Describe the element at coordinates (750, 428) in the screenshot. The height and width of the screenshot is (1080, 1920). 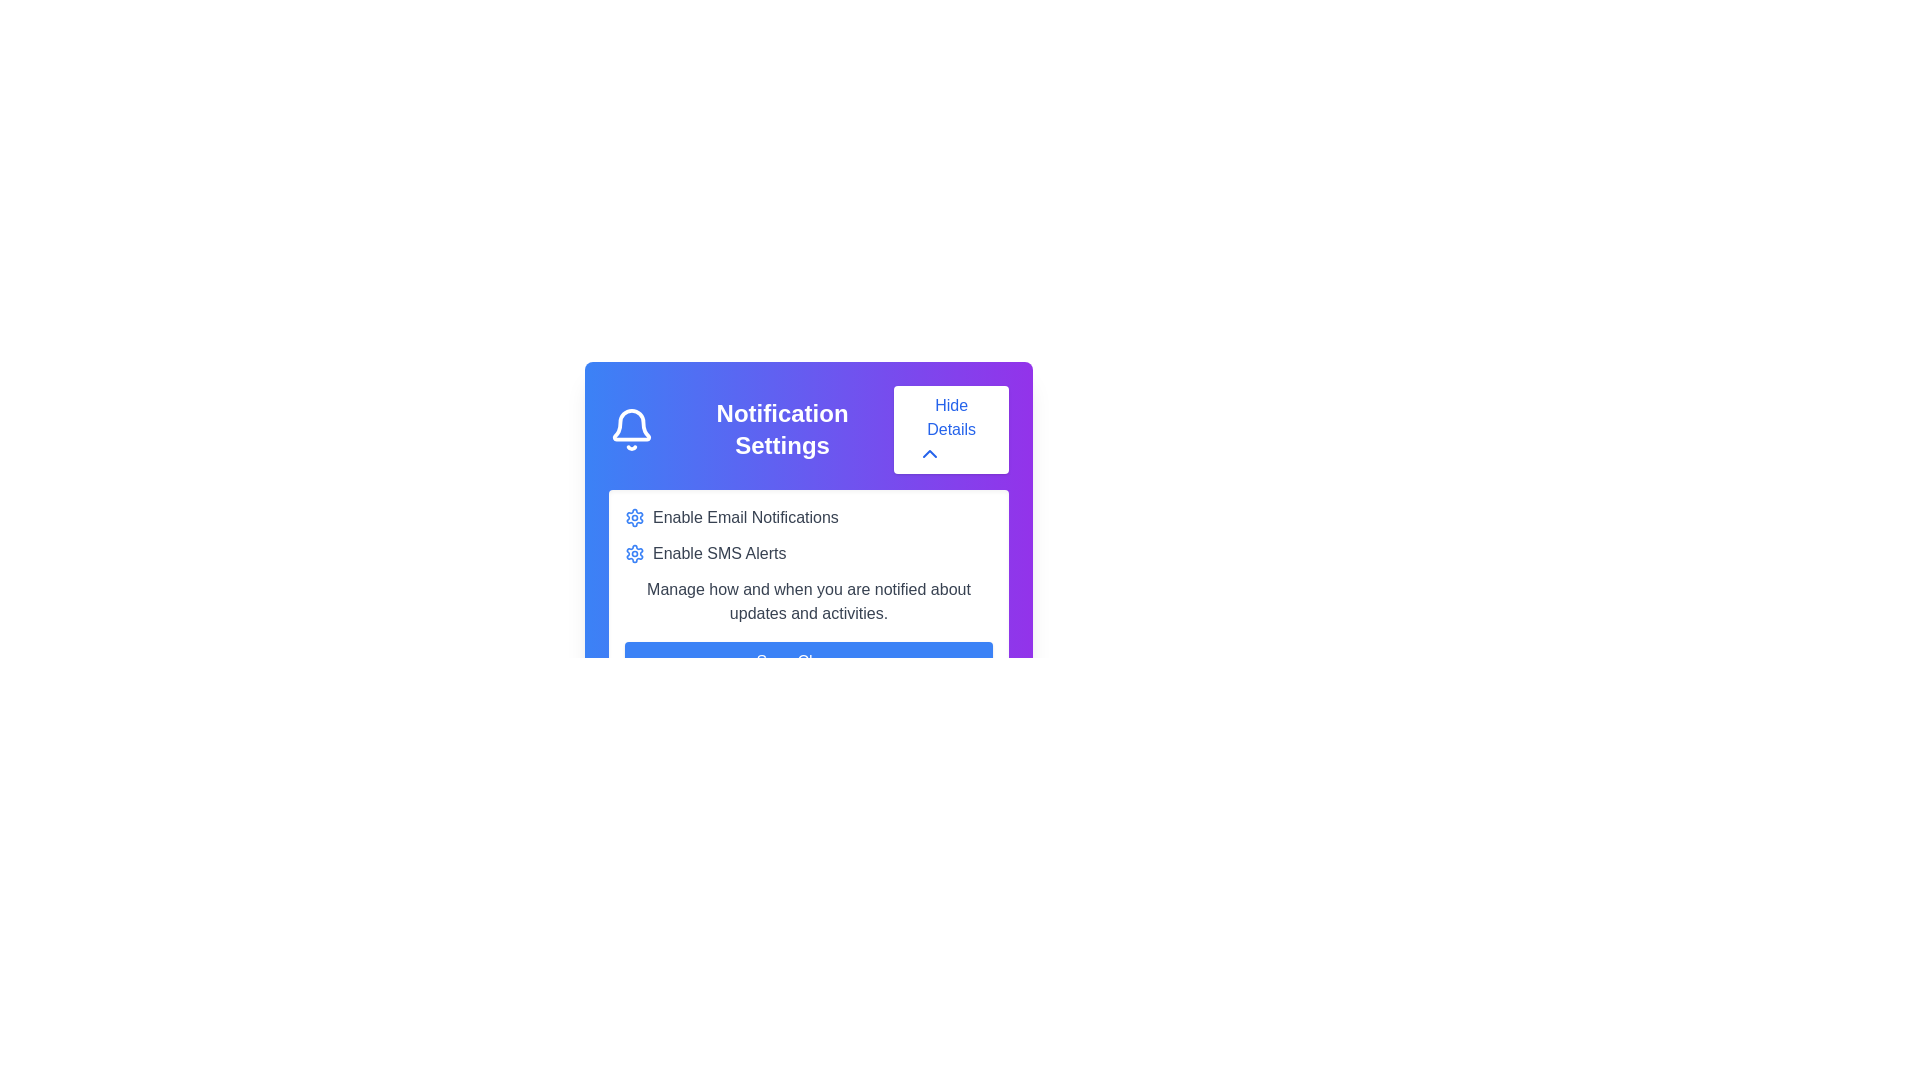
I see `the 'Notification Settings' label, which displays bold white text on a gradient background with a bell icon to the left, located at the top-left of the notification settings panel` at that location.